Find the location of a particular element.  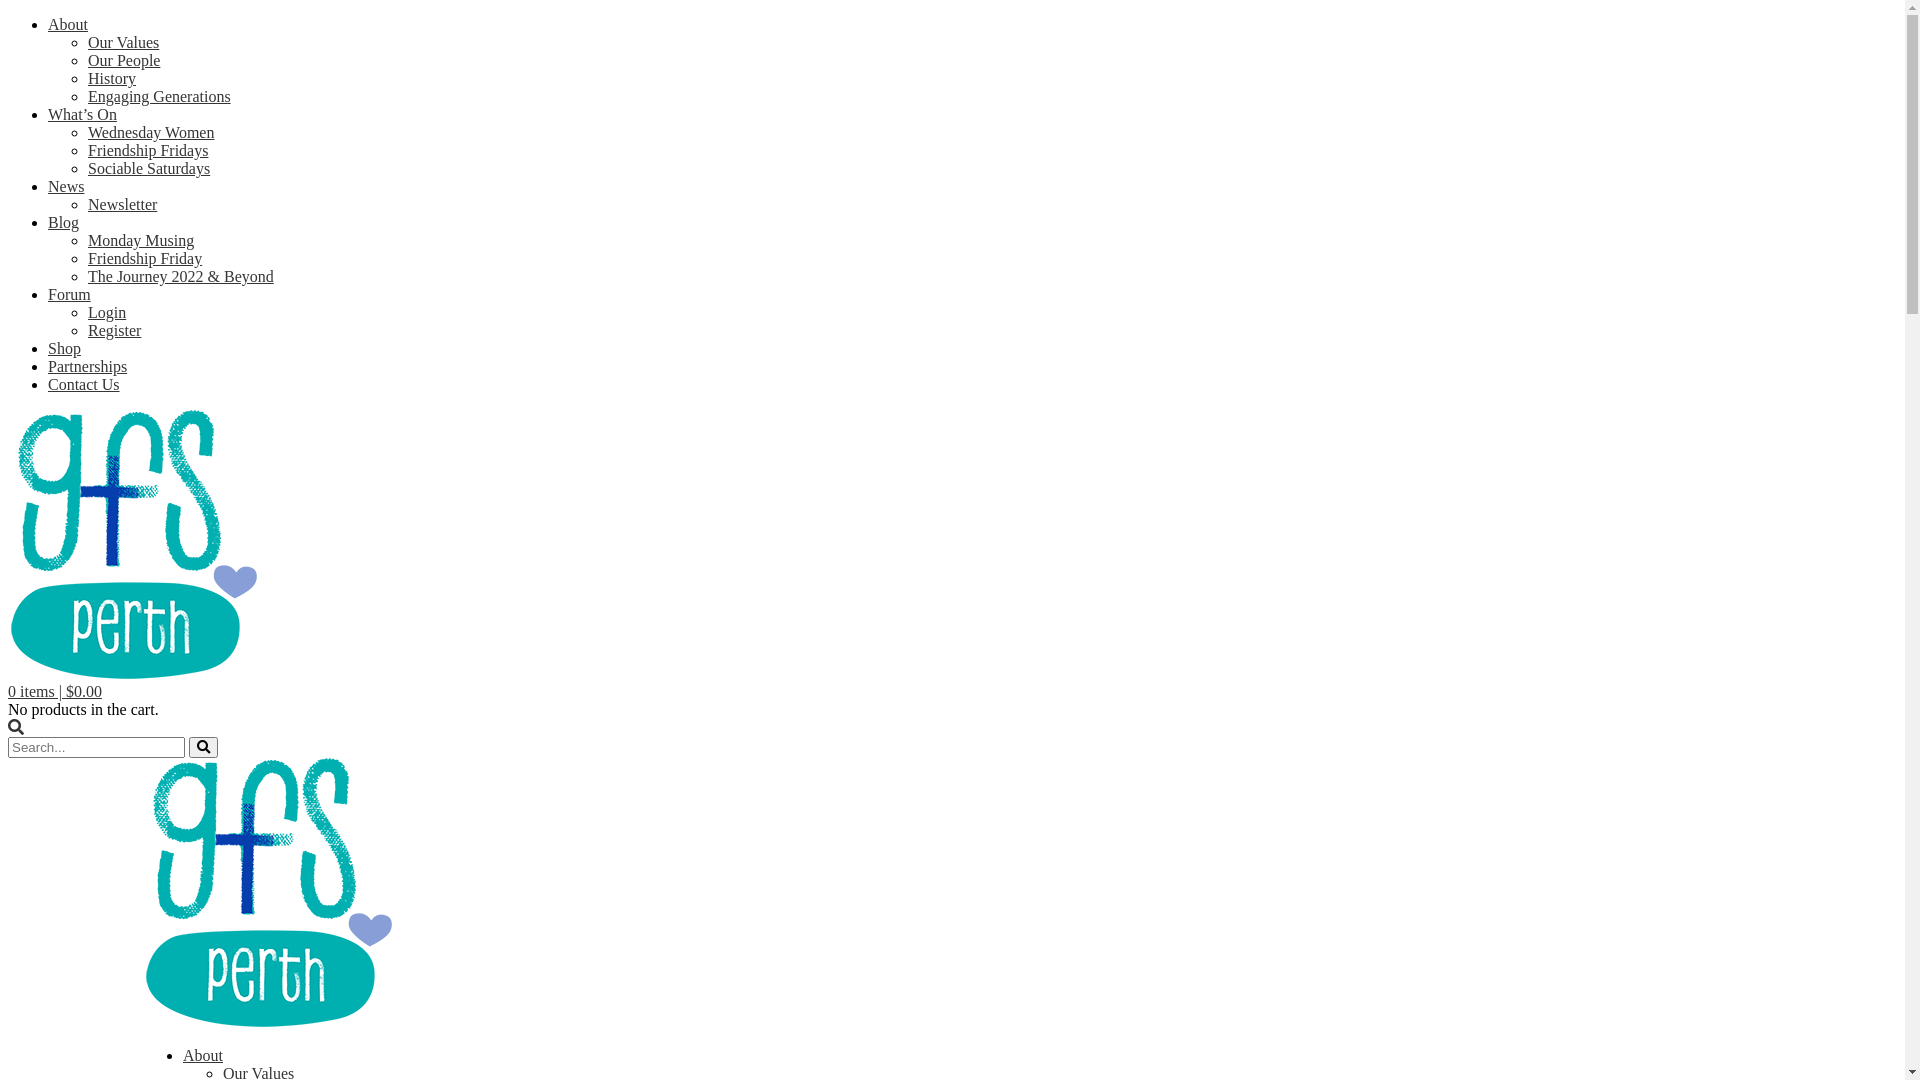

'Wednesday Women' is located at coordinates (149, 132).